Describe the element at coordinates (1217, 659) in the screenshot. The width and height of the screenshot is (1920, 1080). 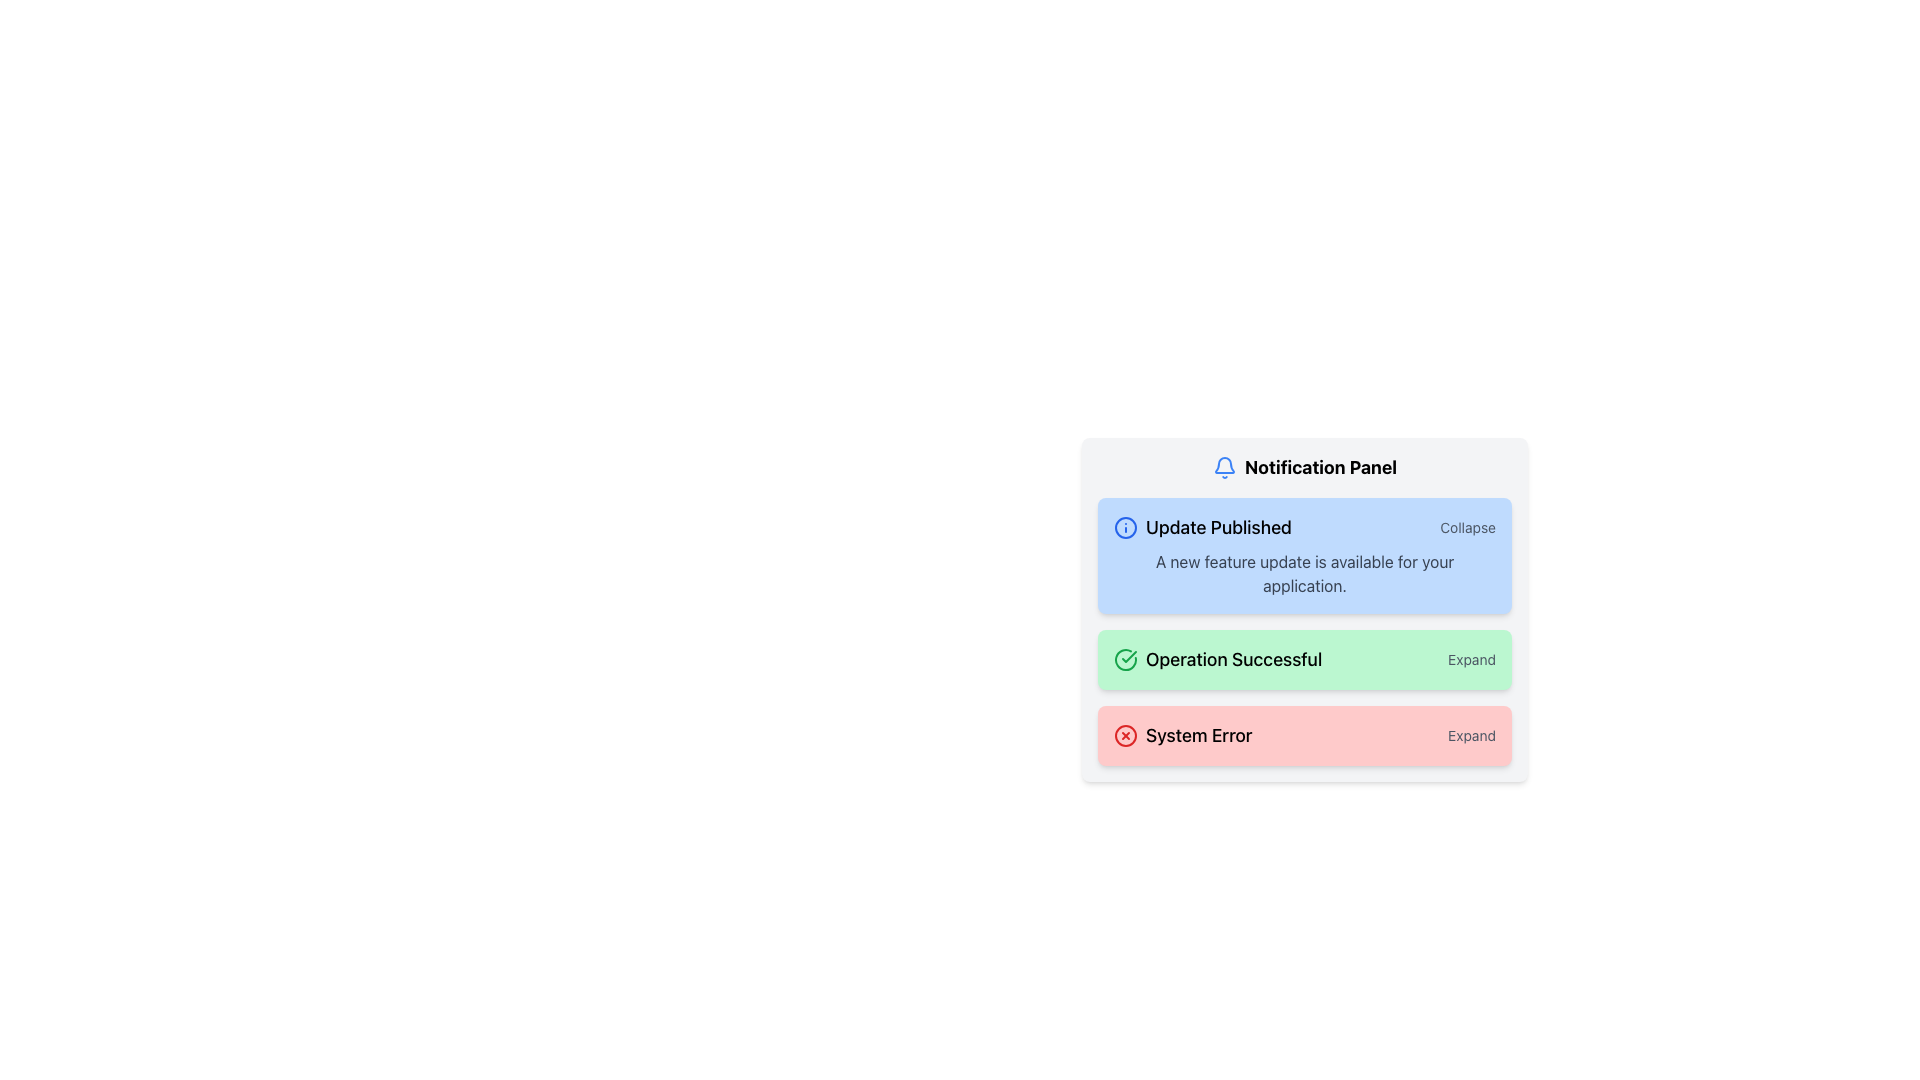
I see `the success message notification text label, which is the second item in the list, located between 'Update Published' and 'System Error'` at that location.